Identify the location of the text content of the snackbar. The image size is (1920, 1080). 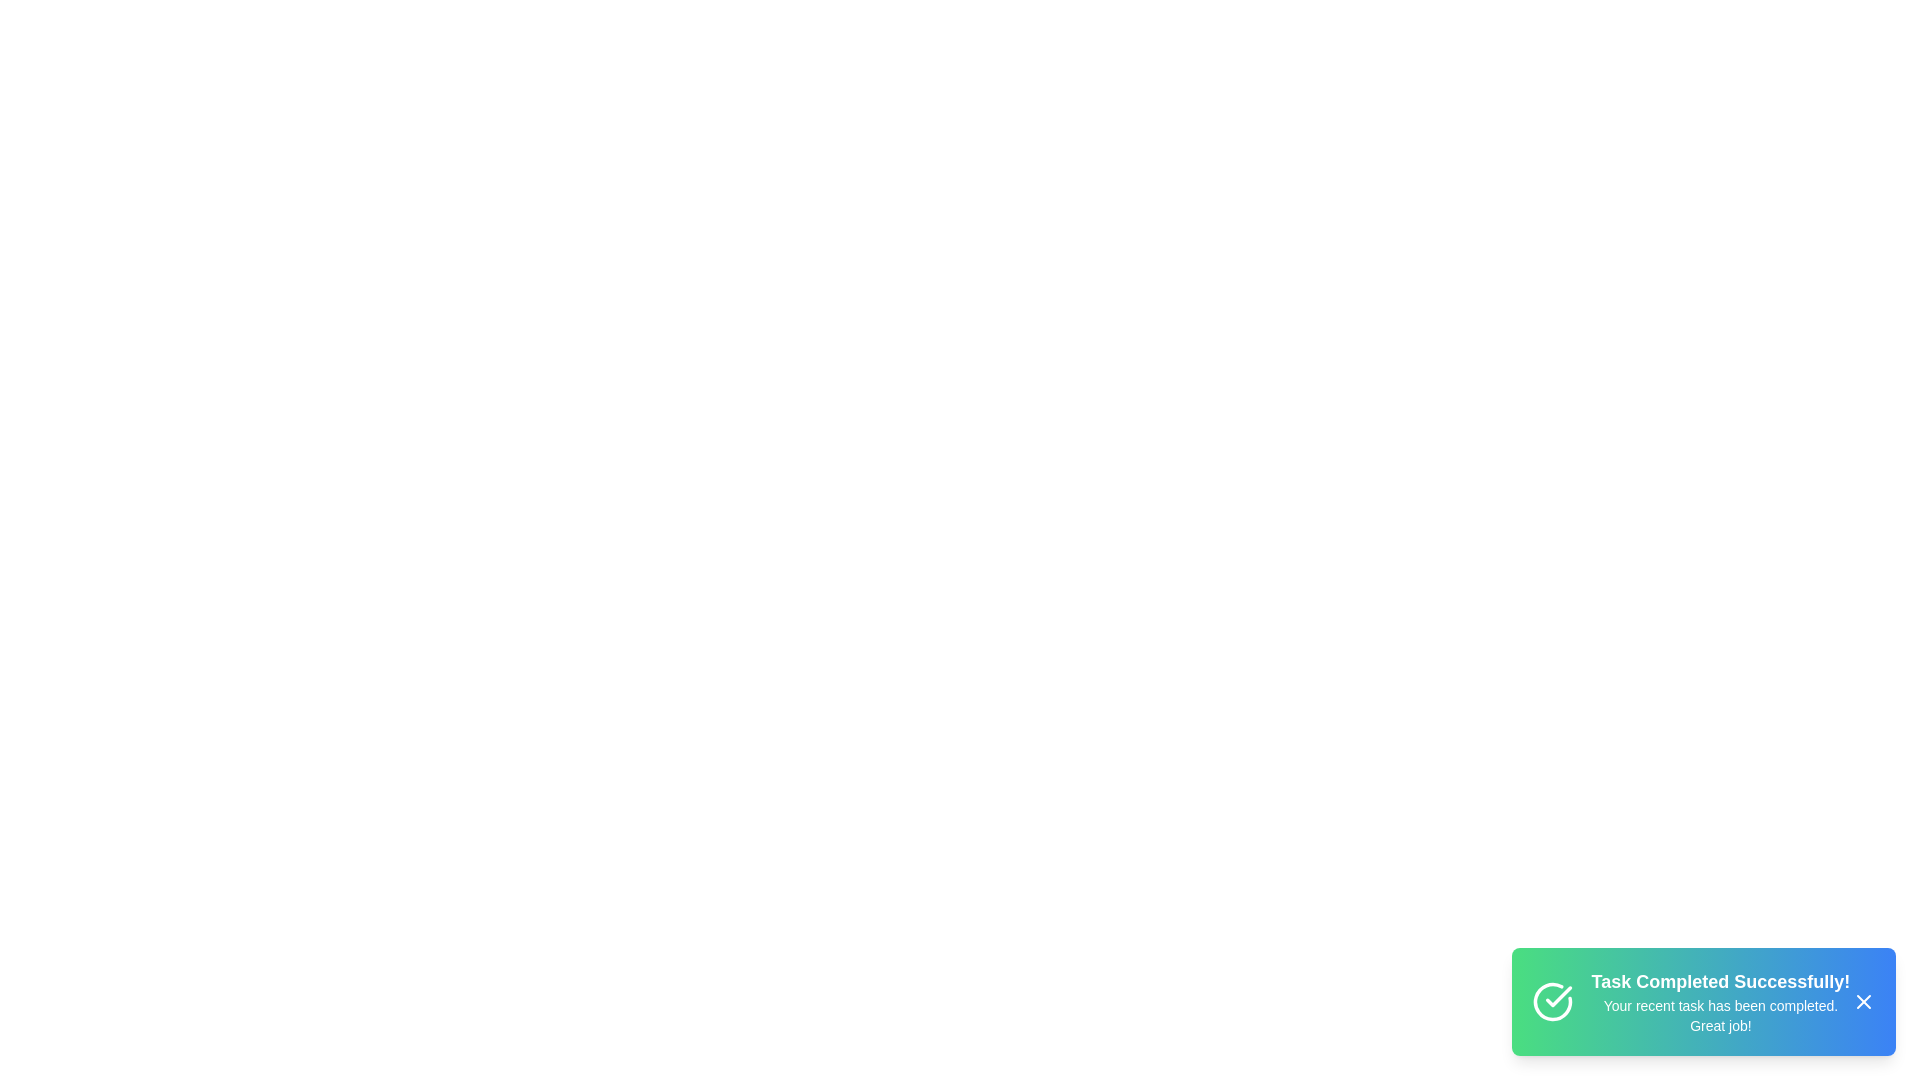
(1703, 1002).